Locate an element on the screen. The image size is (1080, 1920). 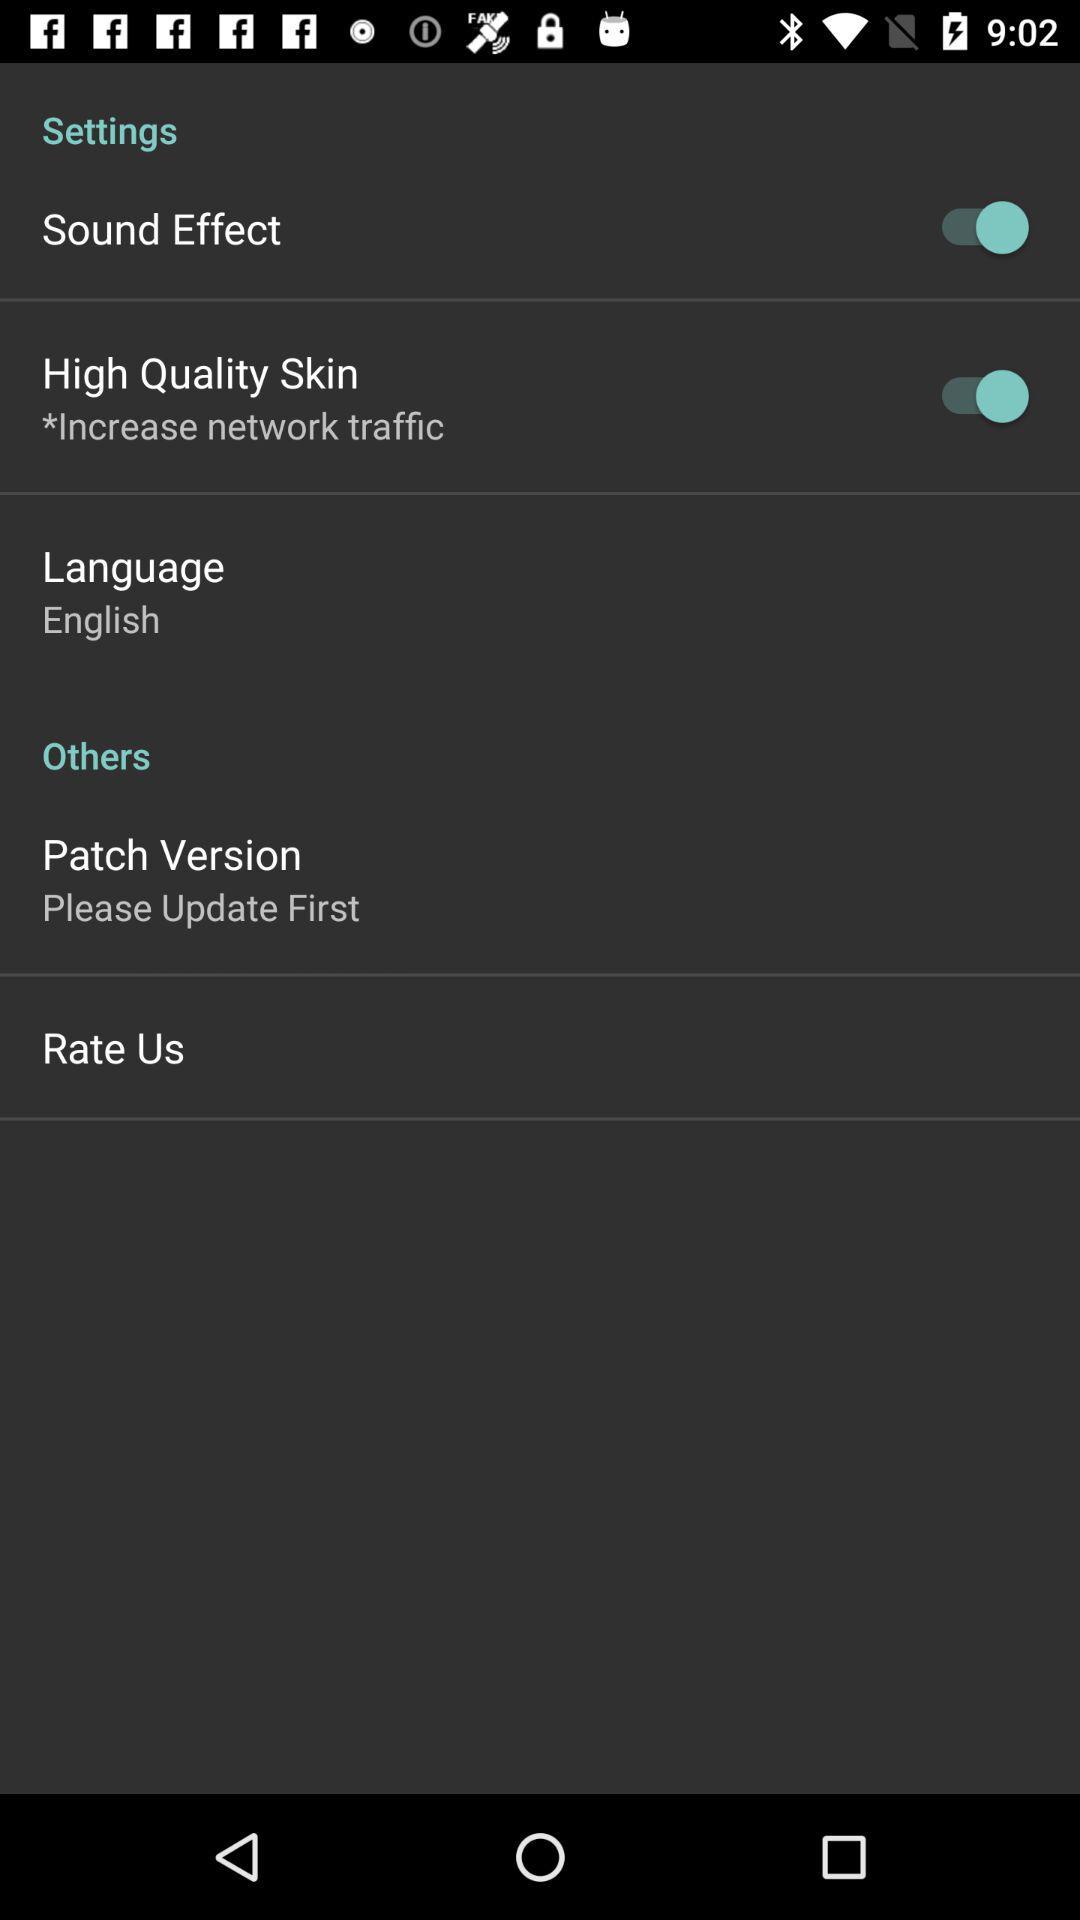
the app above the others is located at coordinates (101, 617).